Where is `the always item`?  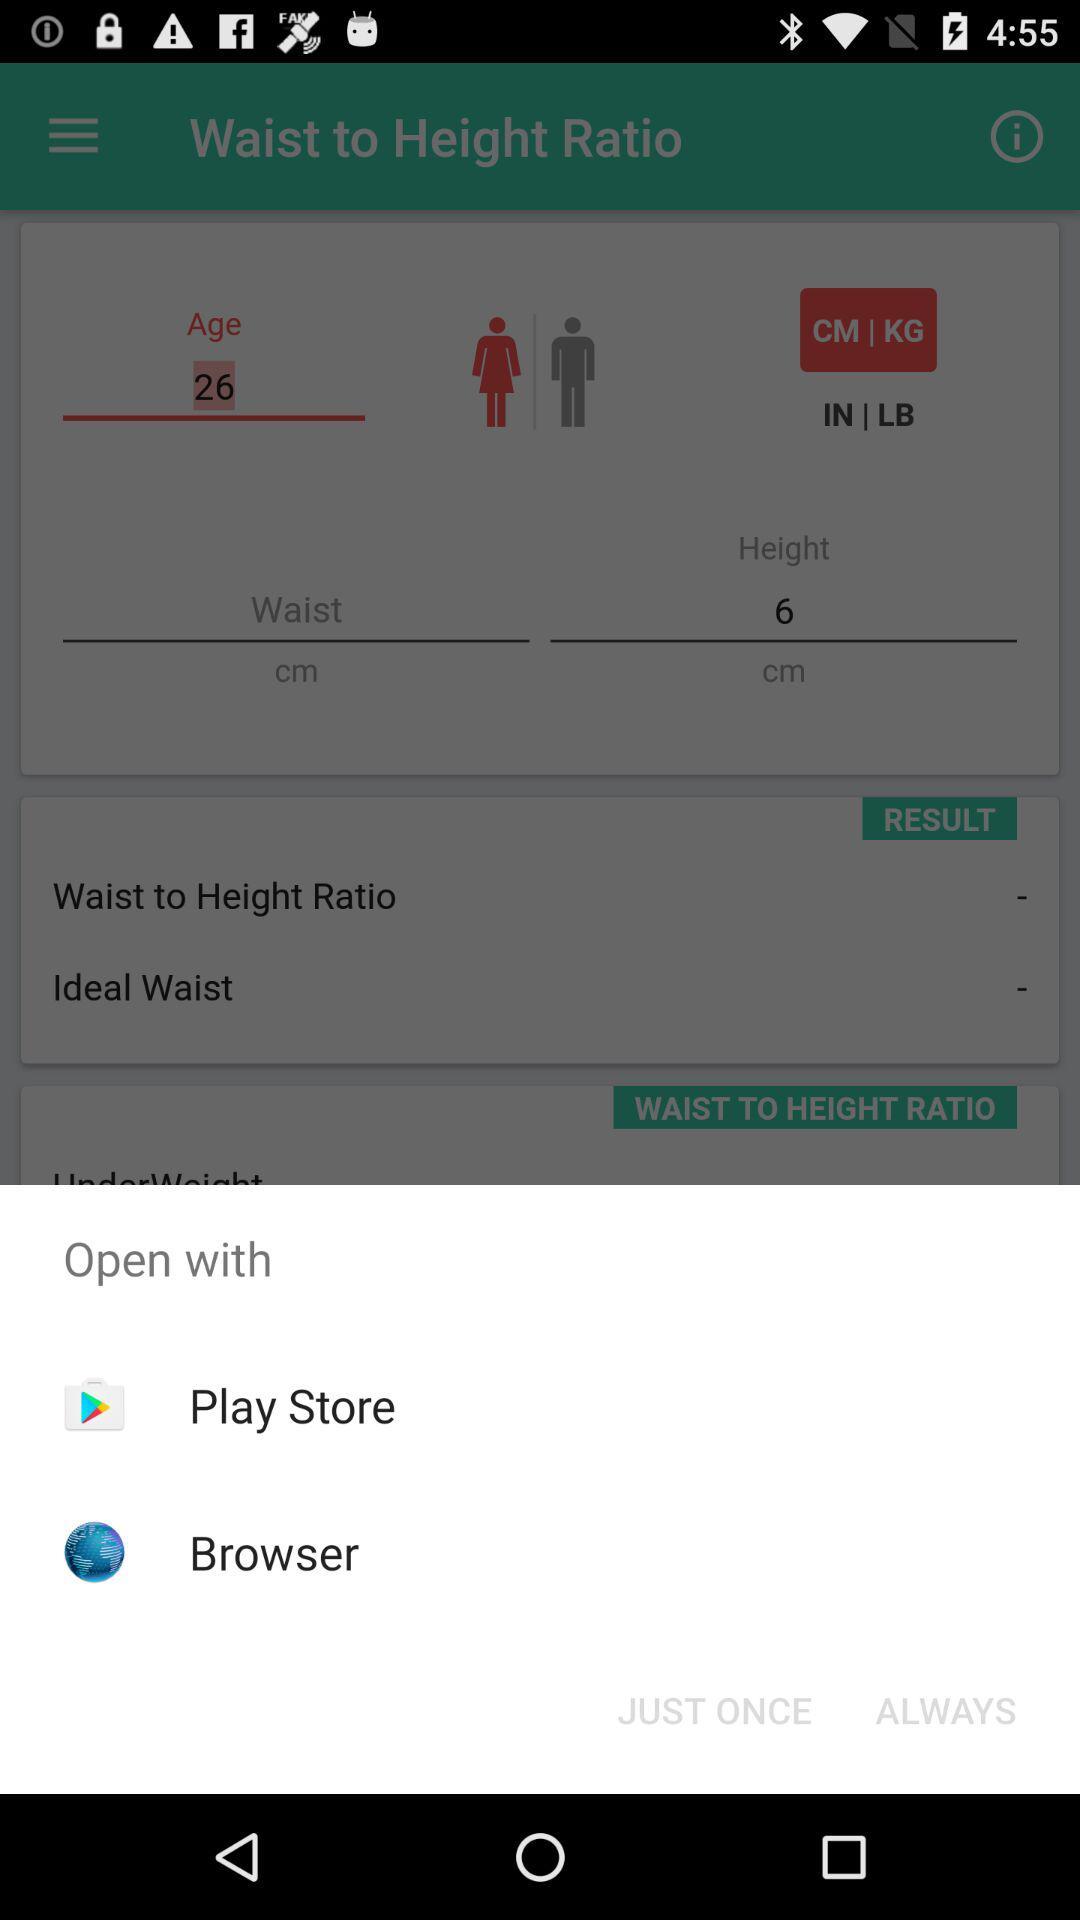 the always item is located at coordinates (945, 1708).